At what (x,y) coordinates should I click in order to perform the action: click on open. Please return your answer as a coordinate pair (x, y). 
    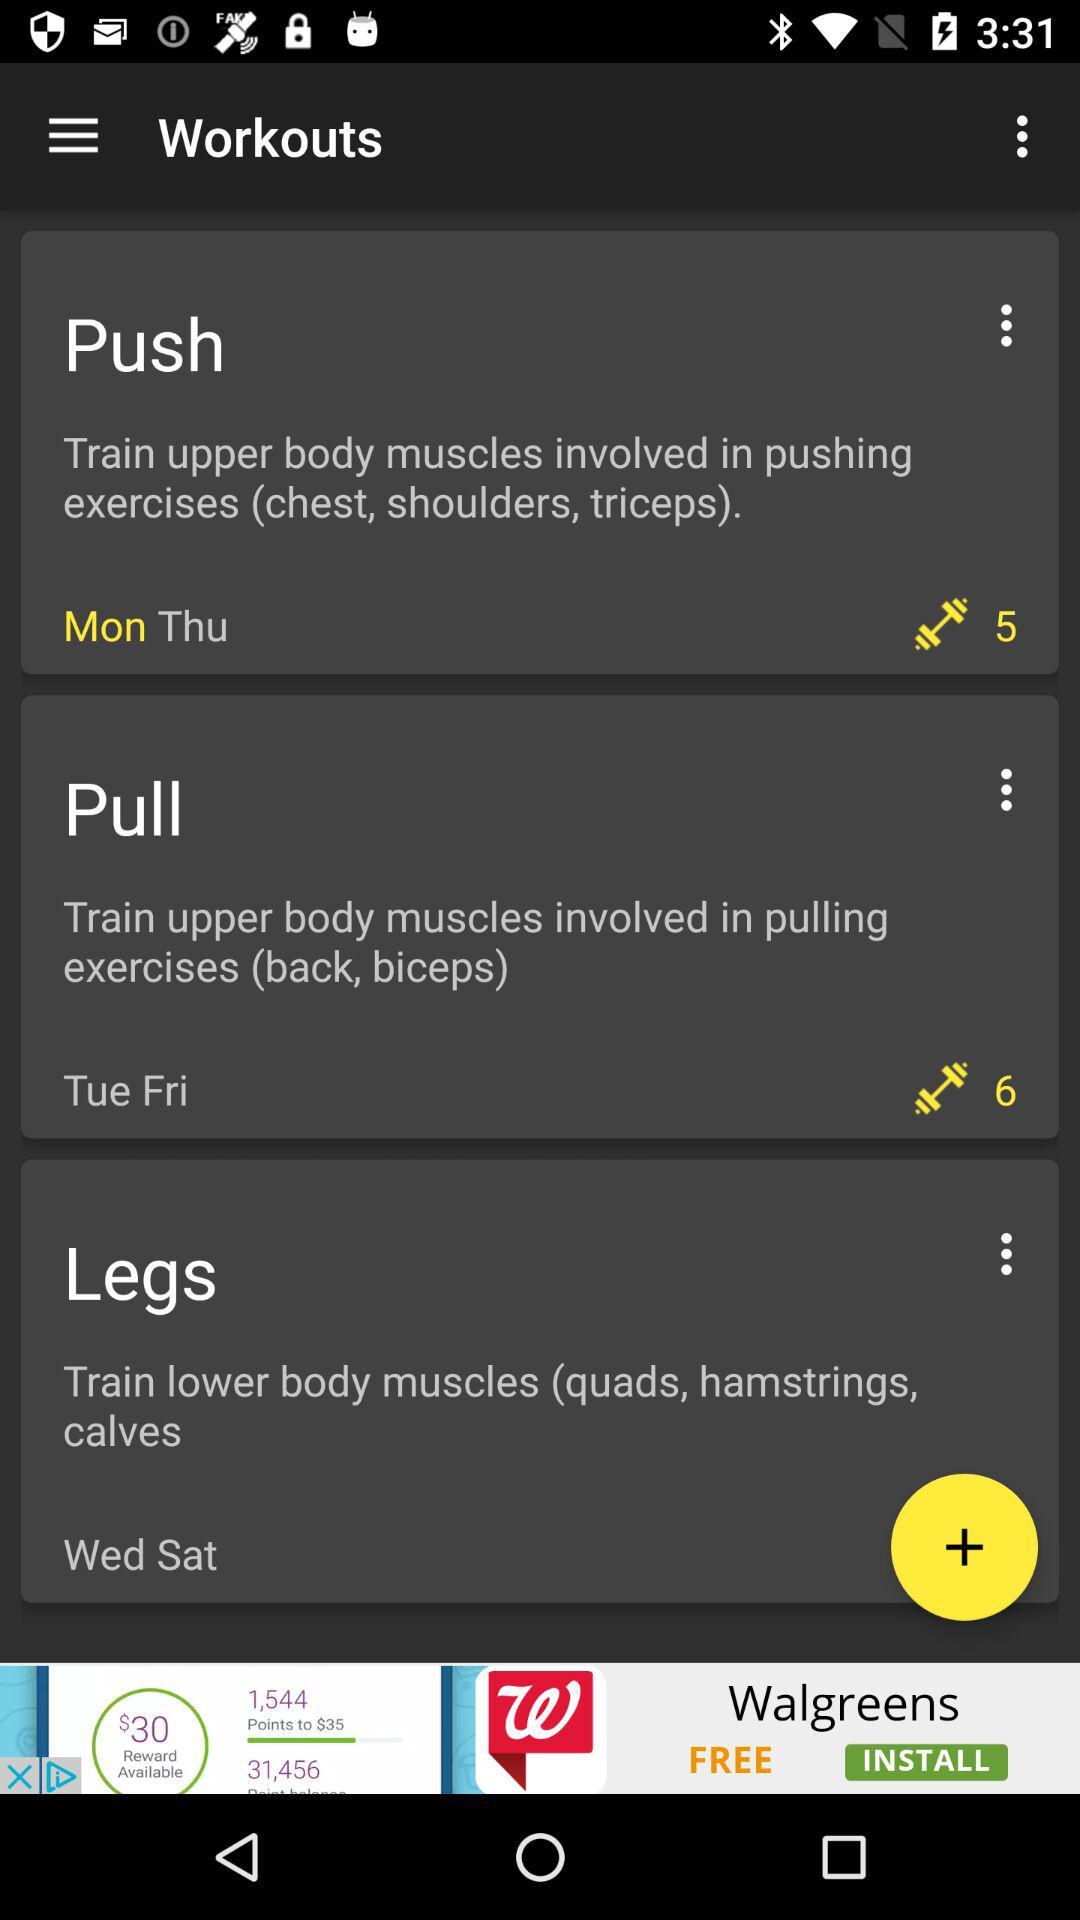
    Looking at the image, I should click on (1006, 322).